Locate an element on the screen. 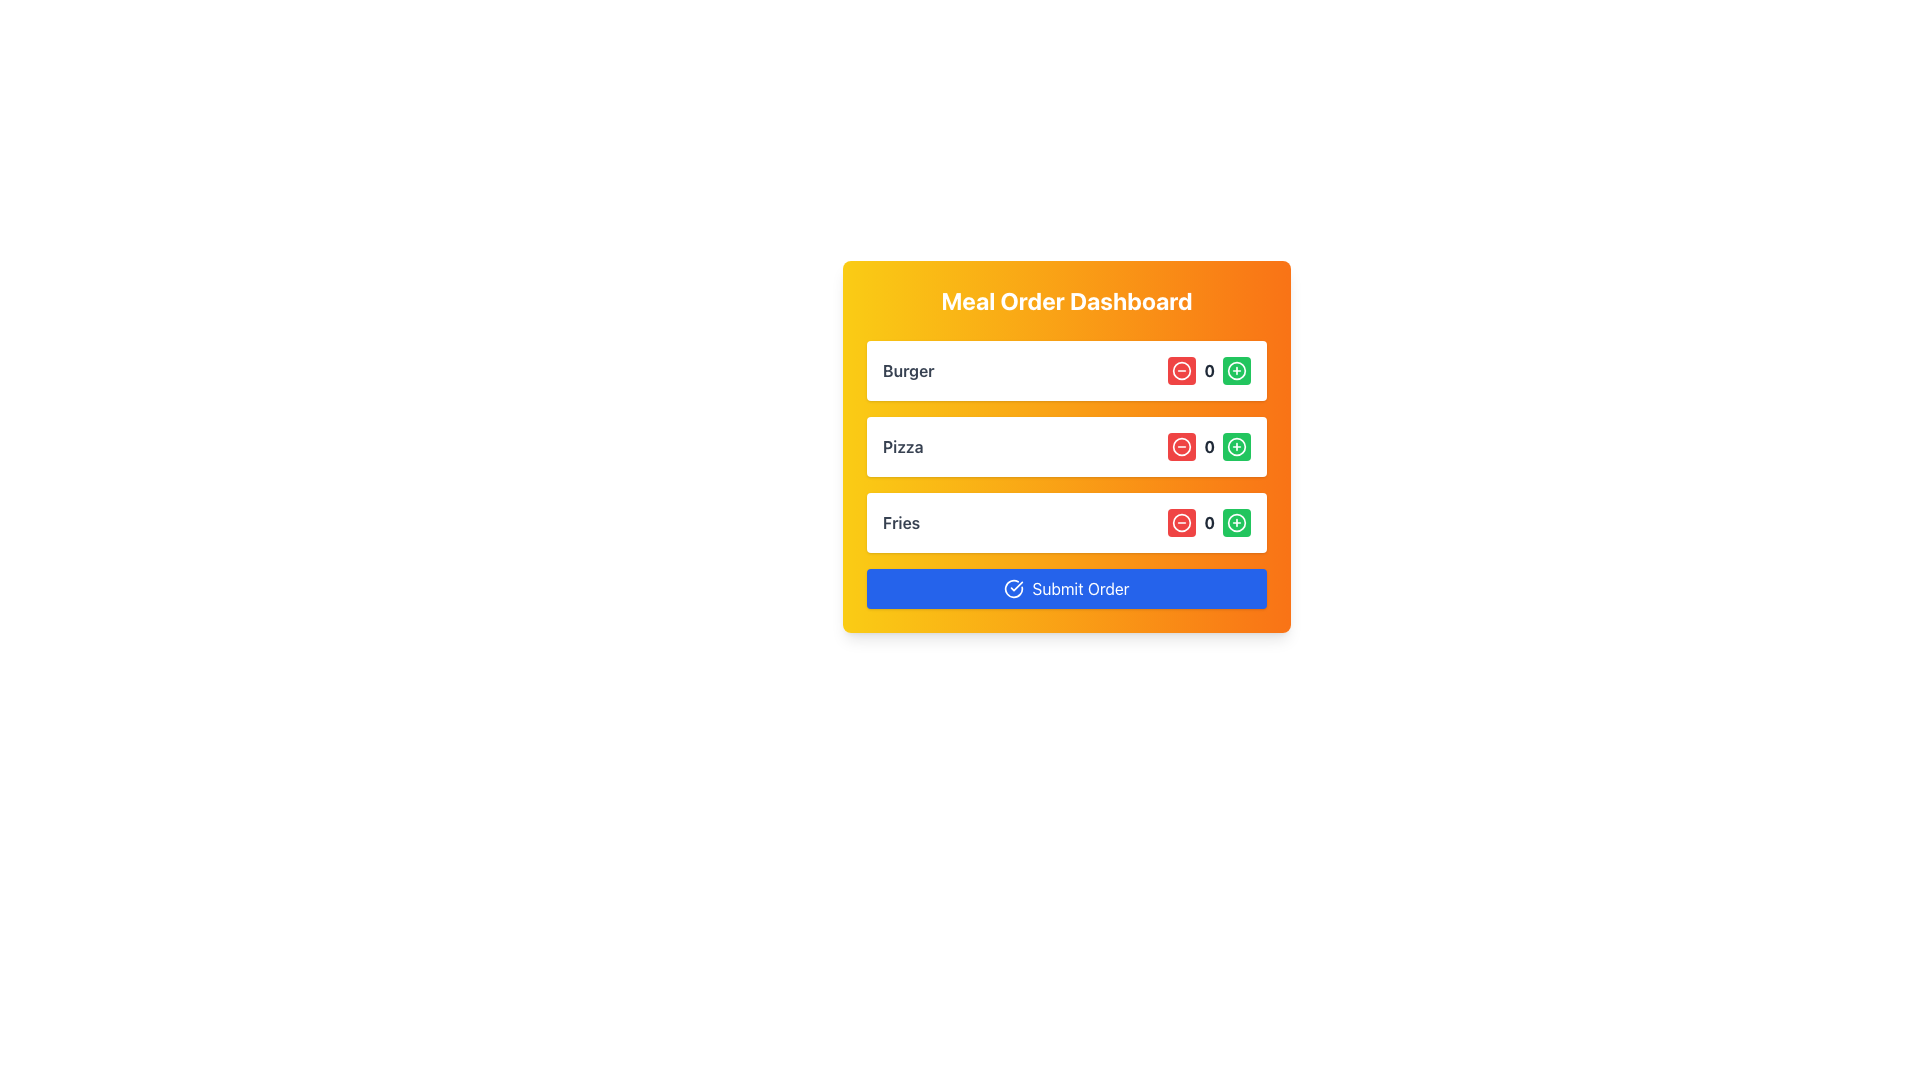  the bold, black-colored numeral '0' in the Meal Order Dashboard, positioned between the red minus button and the green plus button is located at coordinates (1208, 522).